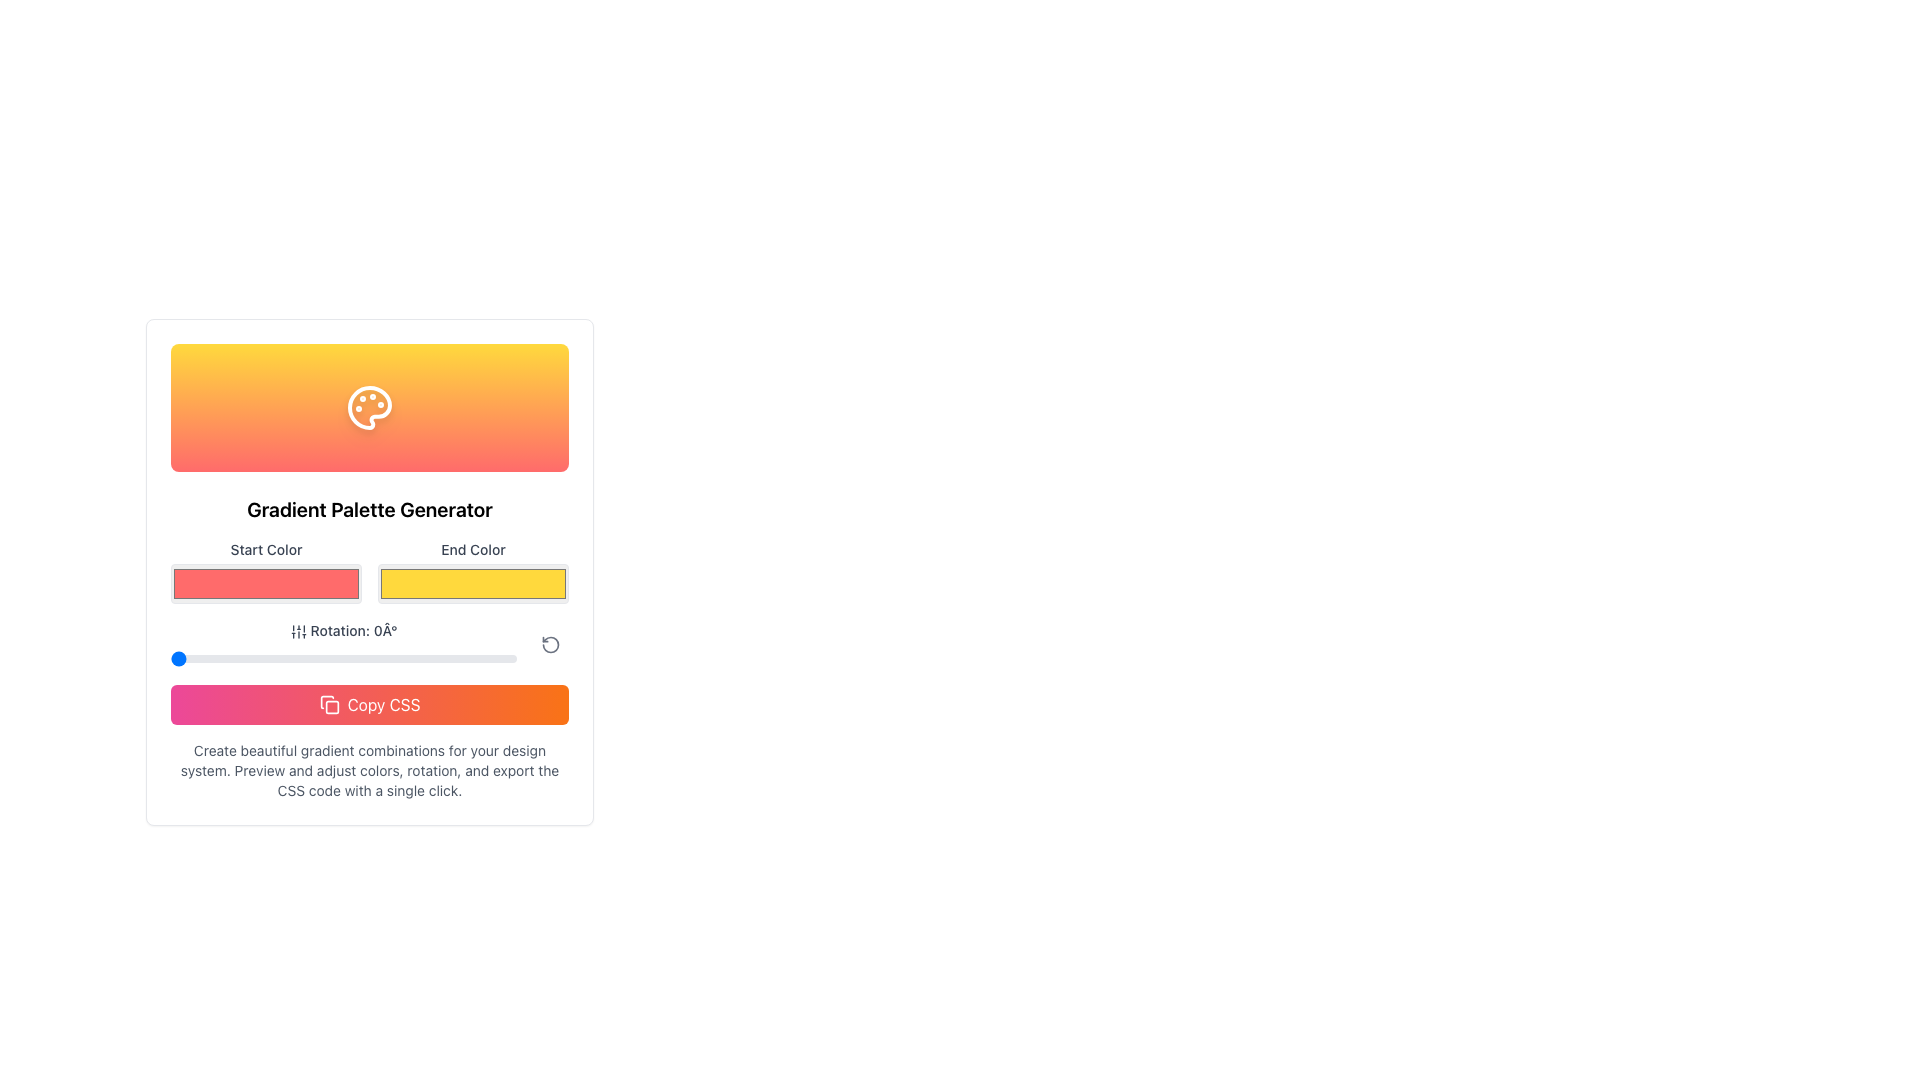 This screenshot has width=1920, height=1080. What do you see at coordinates (339, 659) in the screenshot?
I see `the rotation` at bounding box center [339, 659].